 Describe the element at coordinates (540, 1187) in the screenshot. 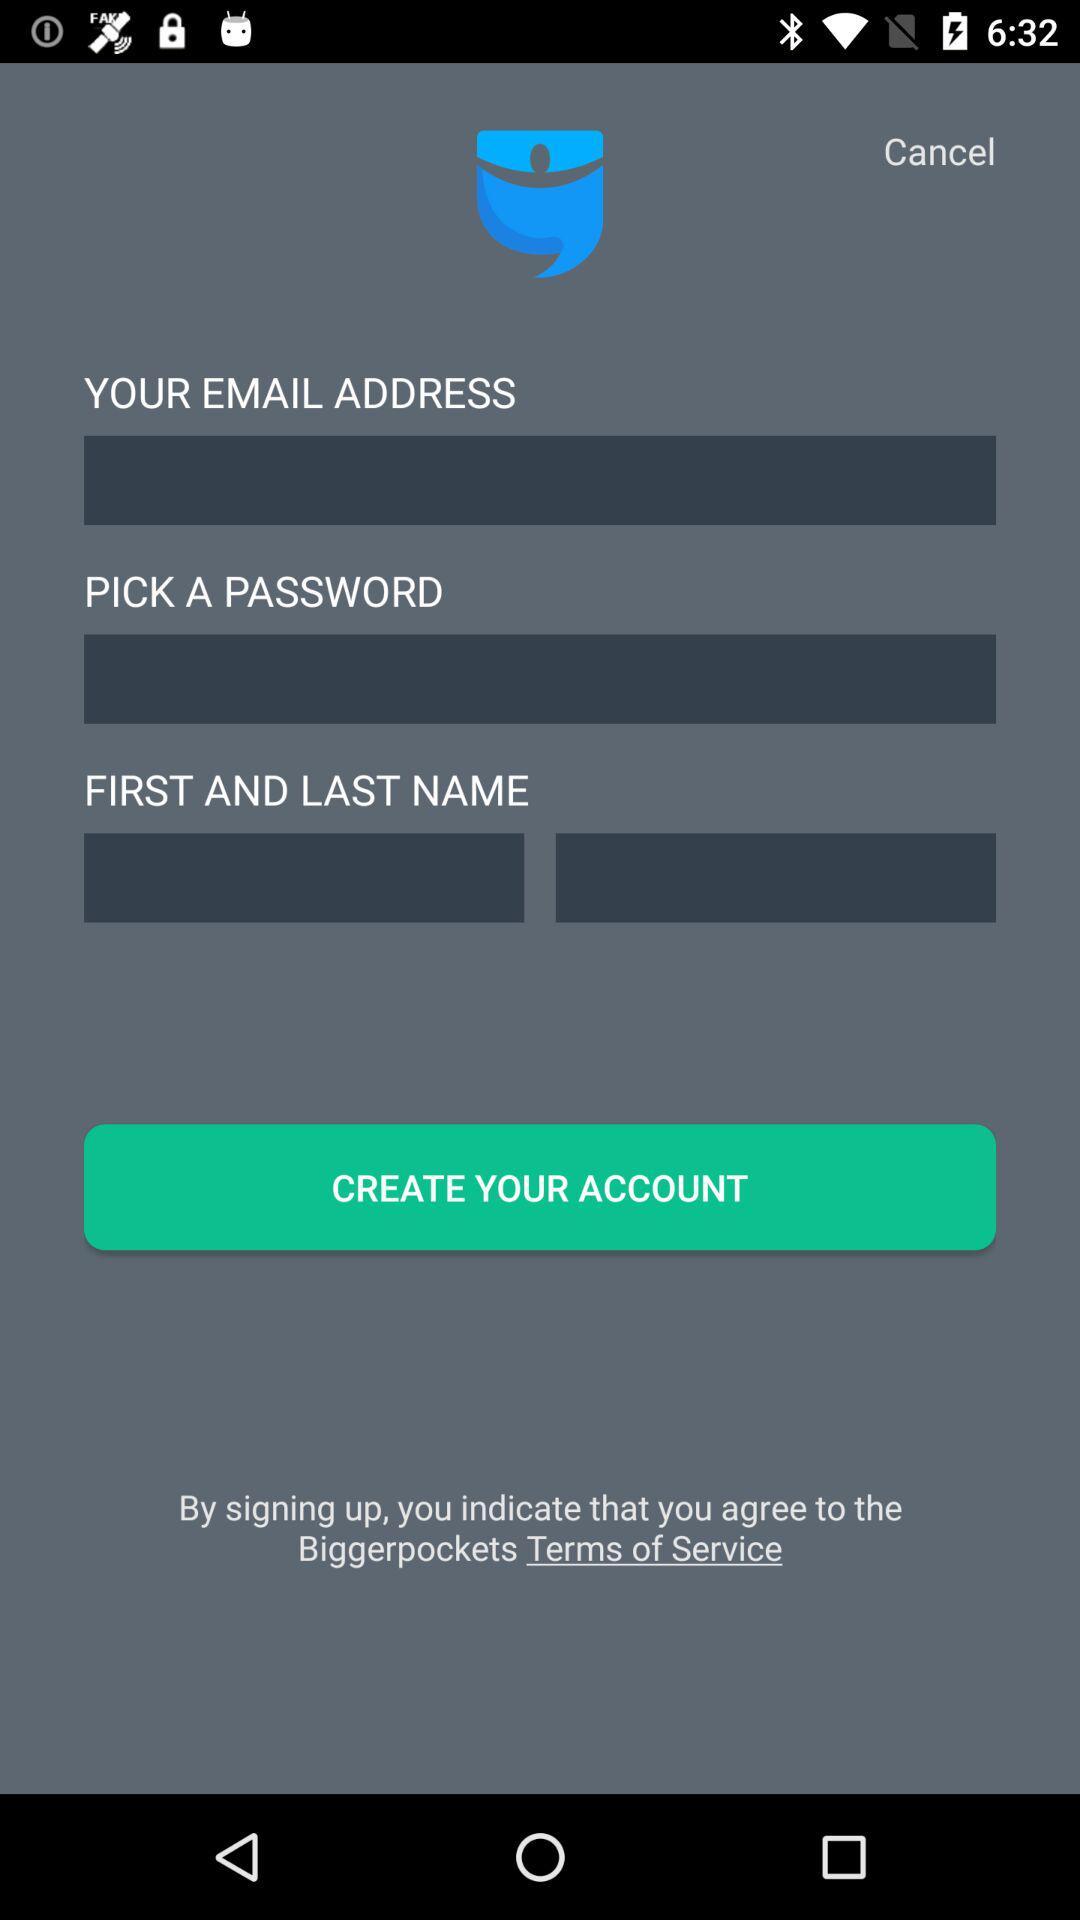

I see `the create your account icon` at that location.